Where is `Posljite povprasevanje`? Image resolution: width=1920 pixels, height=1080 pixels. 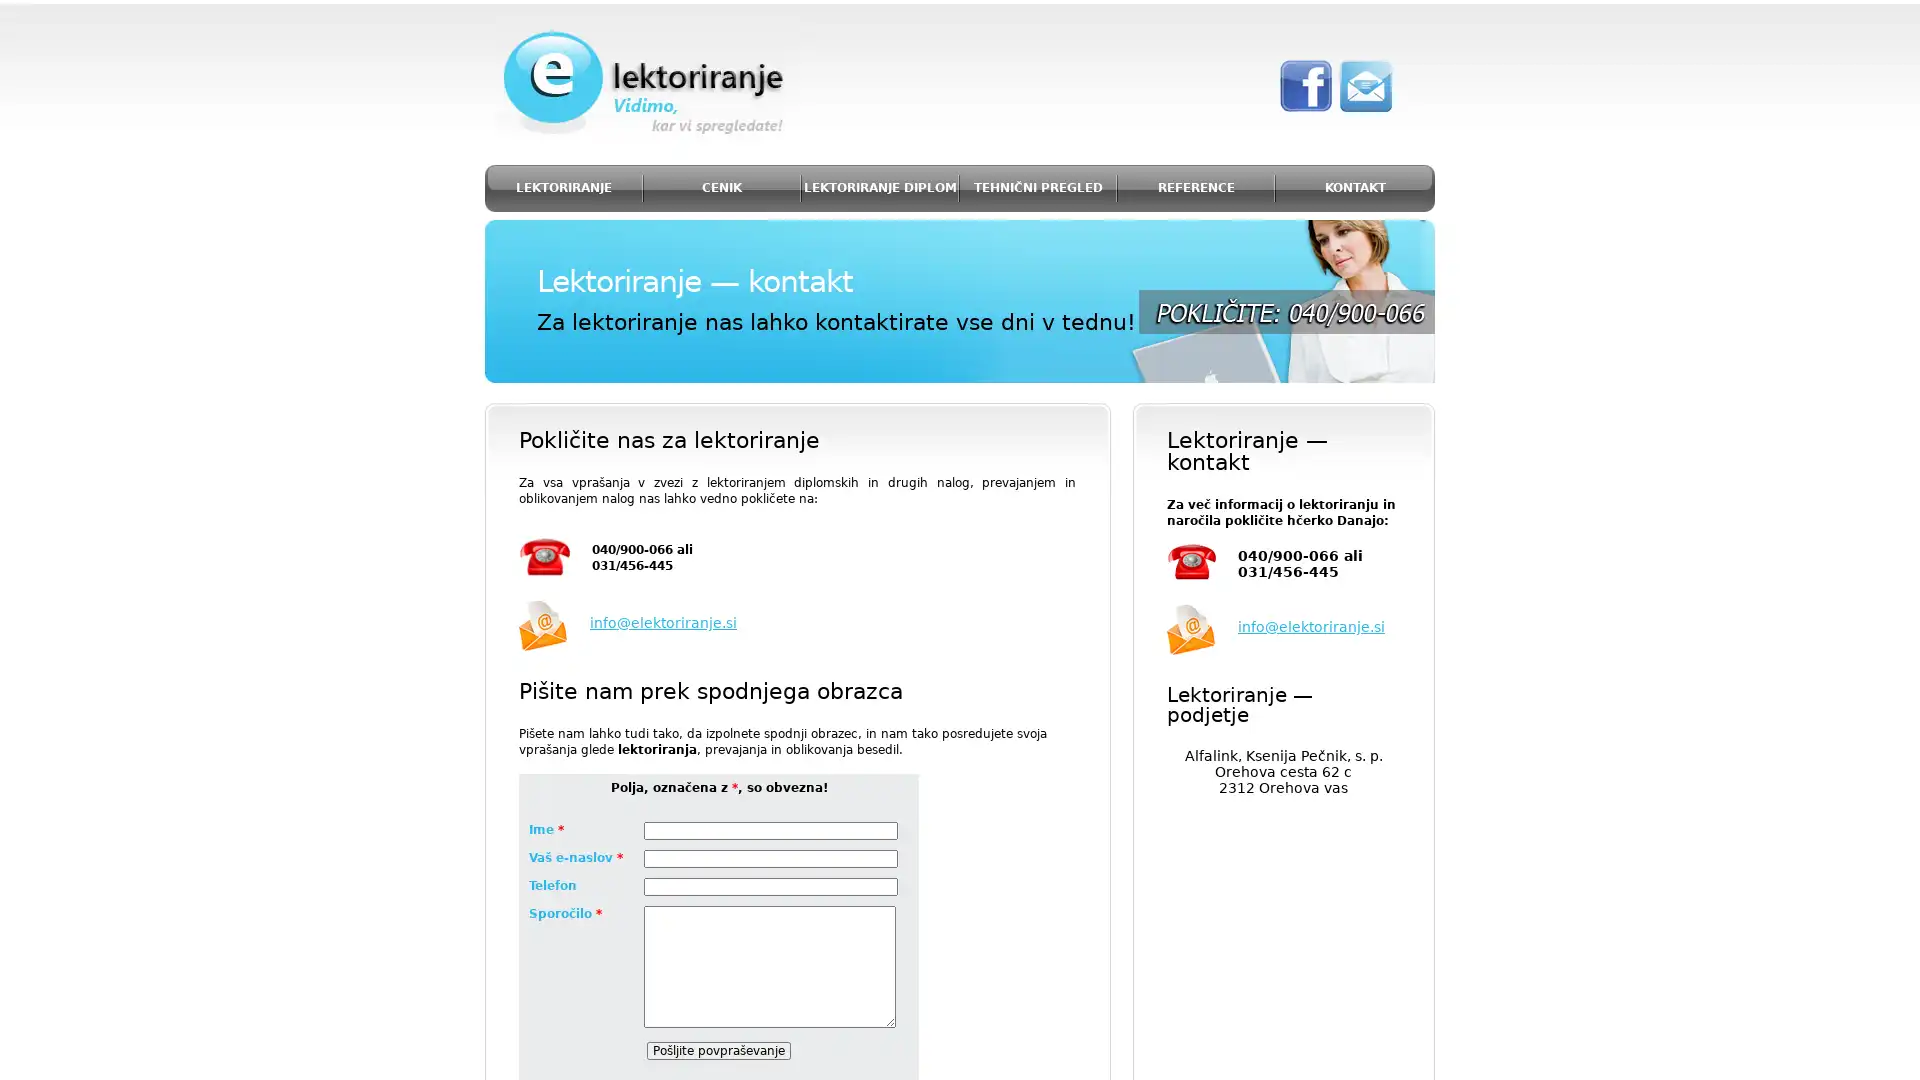 Posljite povprasevanje is located at coordinates (719, 1049).